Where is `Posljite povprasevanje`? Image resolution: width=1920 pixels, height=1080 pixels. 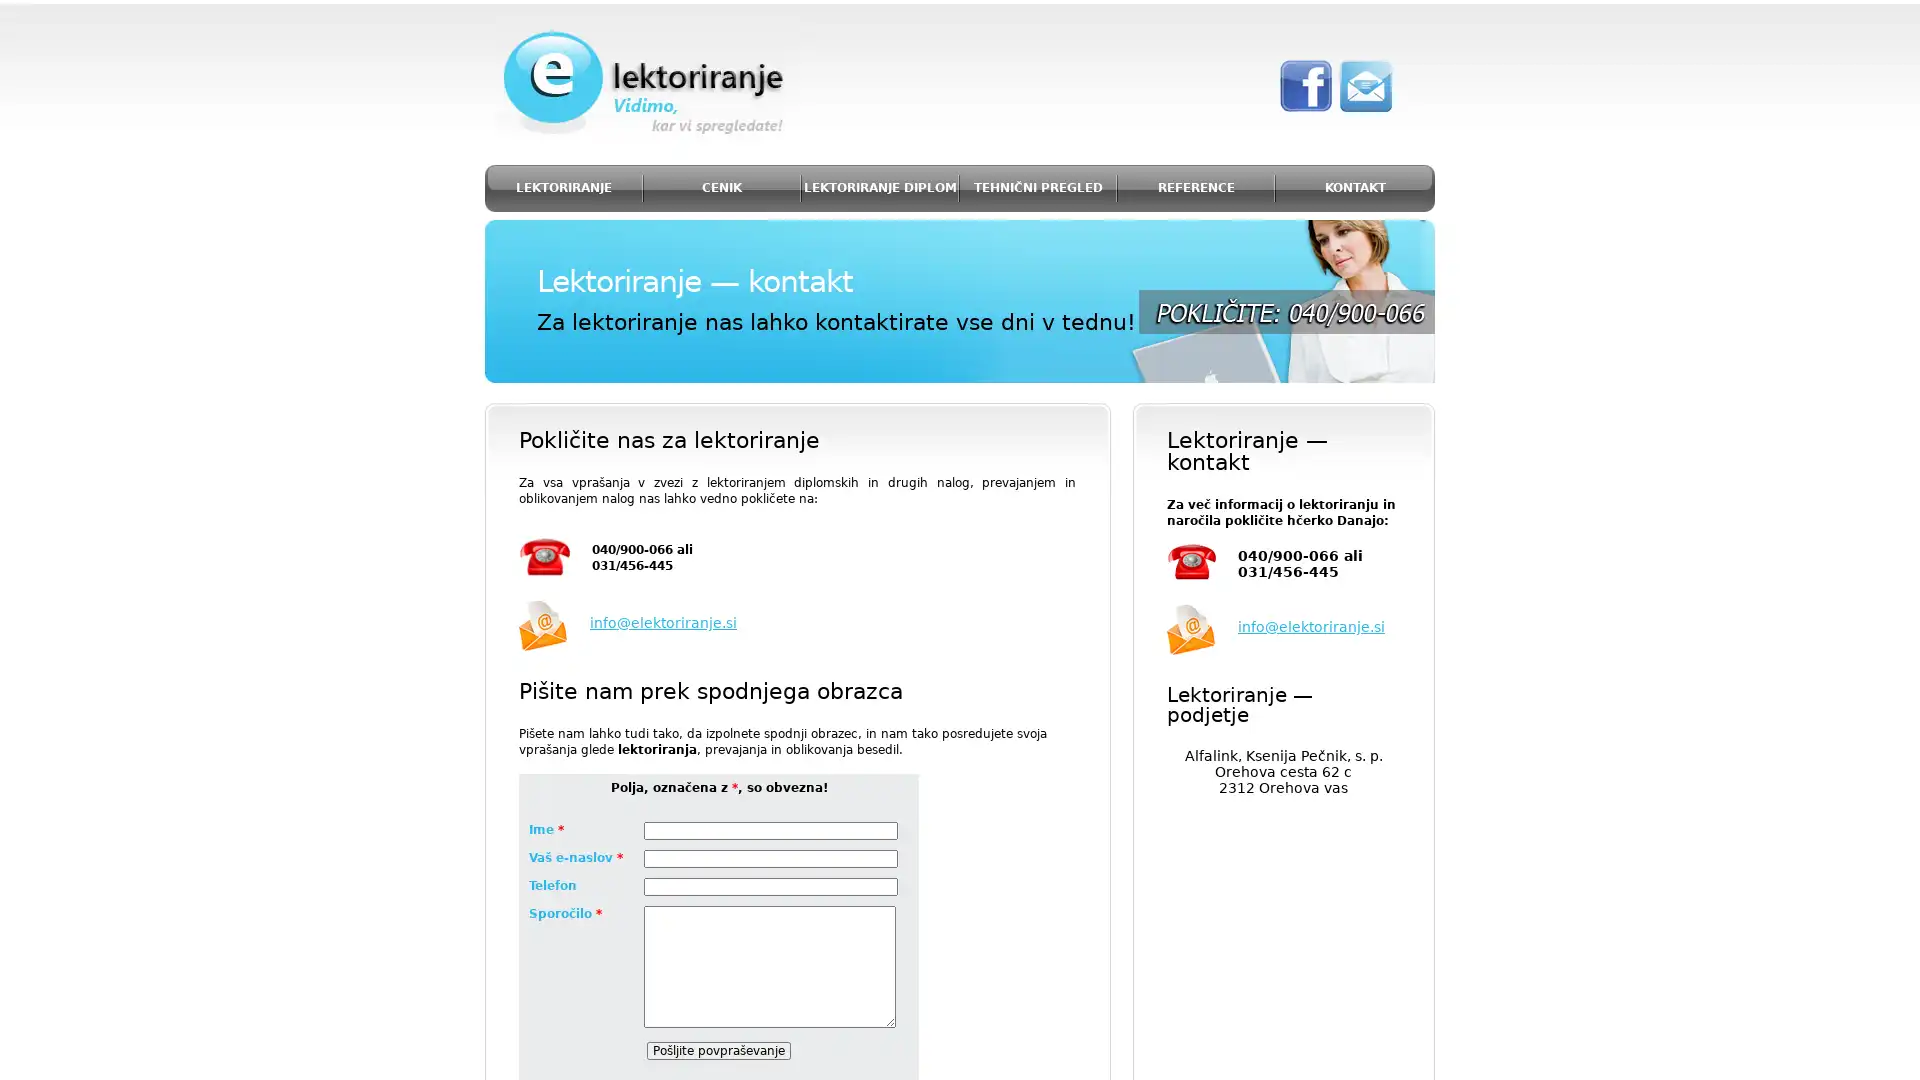 Posljite povprasevanje is located at coordinates (719, 1049).